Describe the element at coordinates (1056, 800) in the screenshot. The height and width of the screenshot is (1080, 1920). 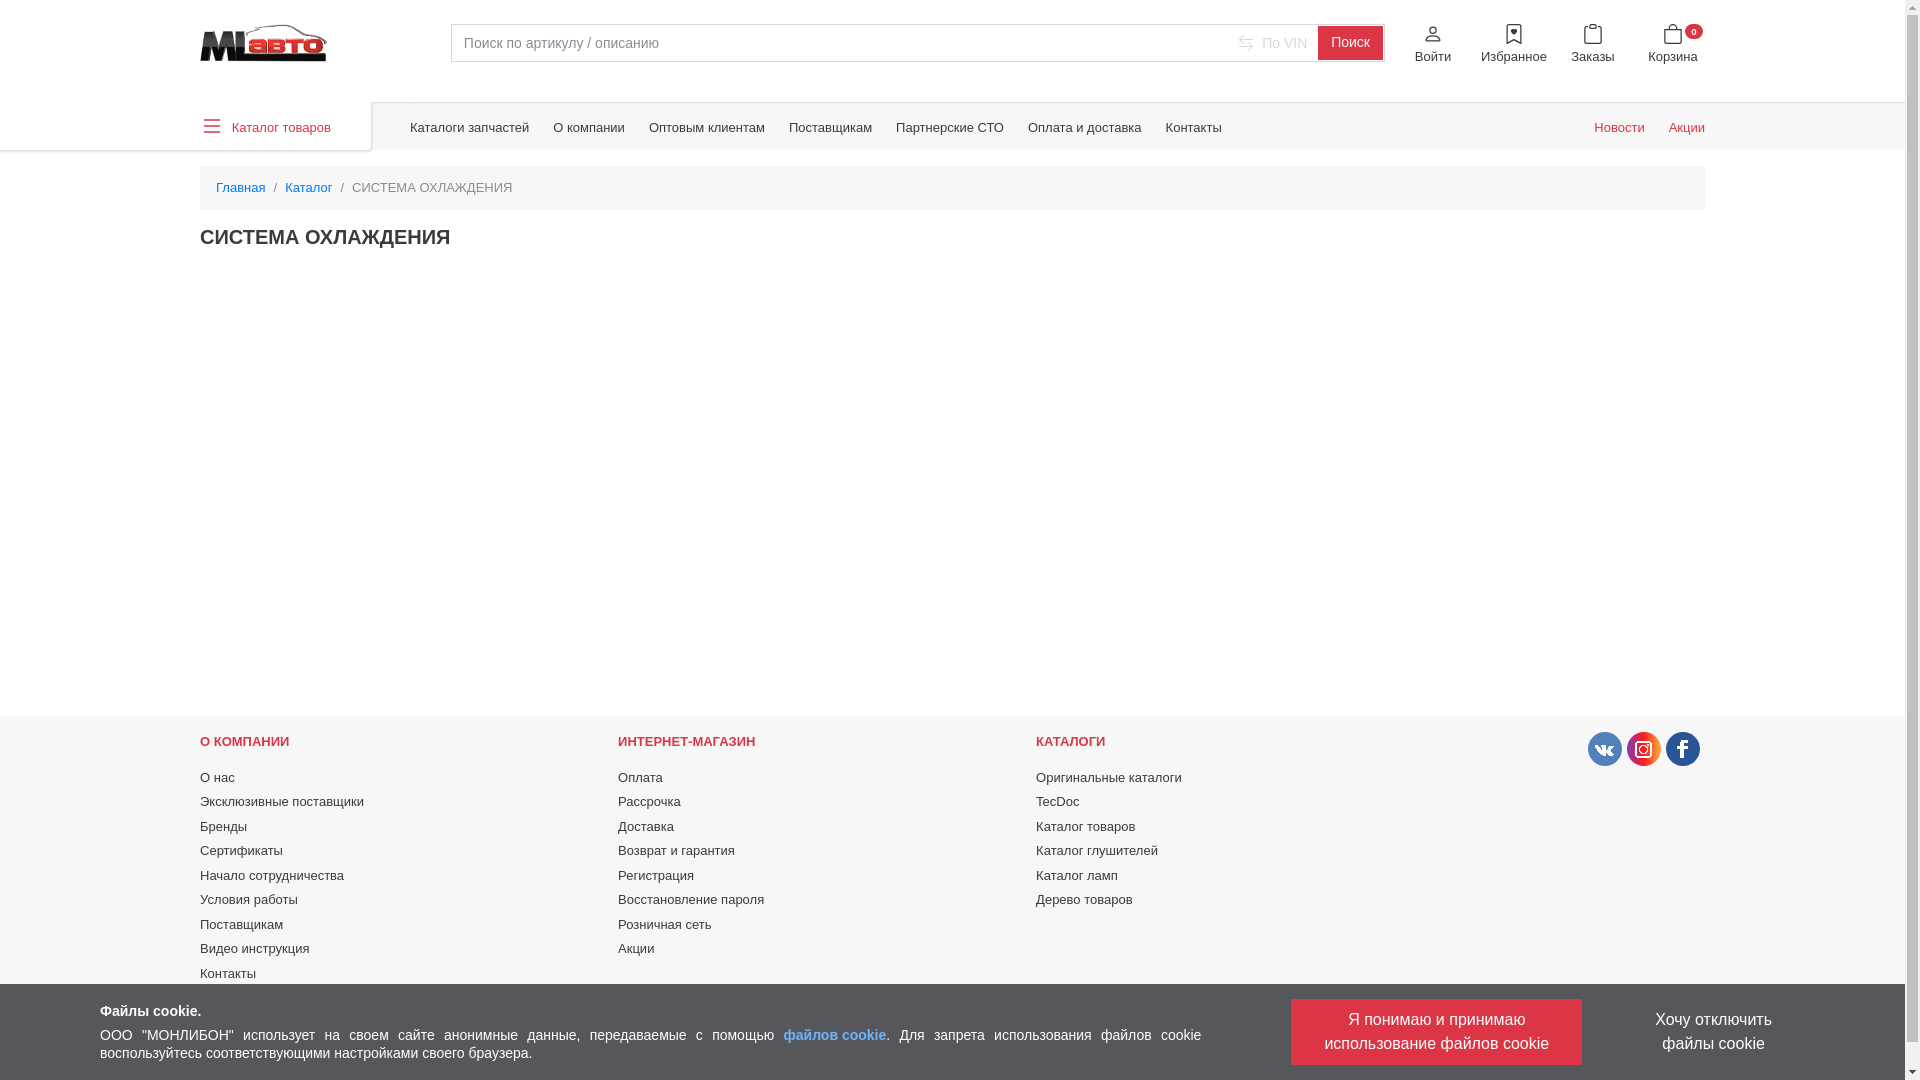
I see `'TecDoc'` at that location.